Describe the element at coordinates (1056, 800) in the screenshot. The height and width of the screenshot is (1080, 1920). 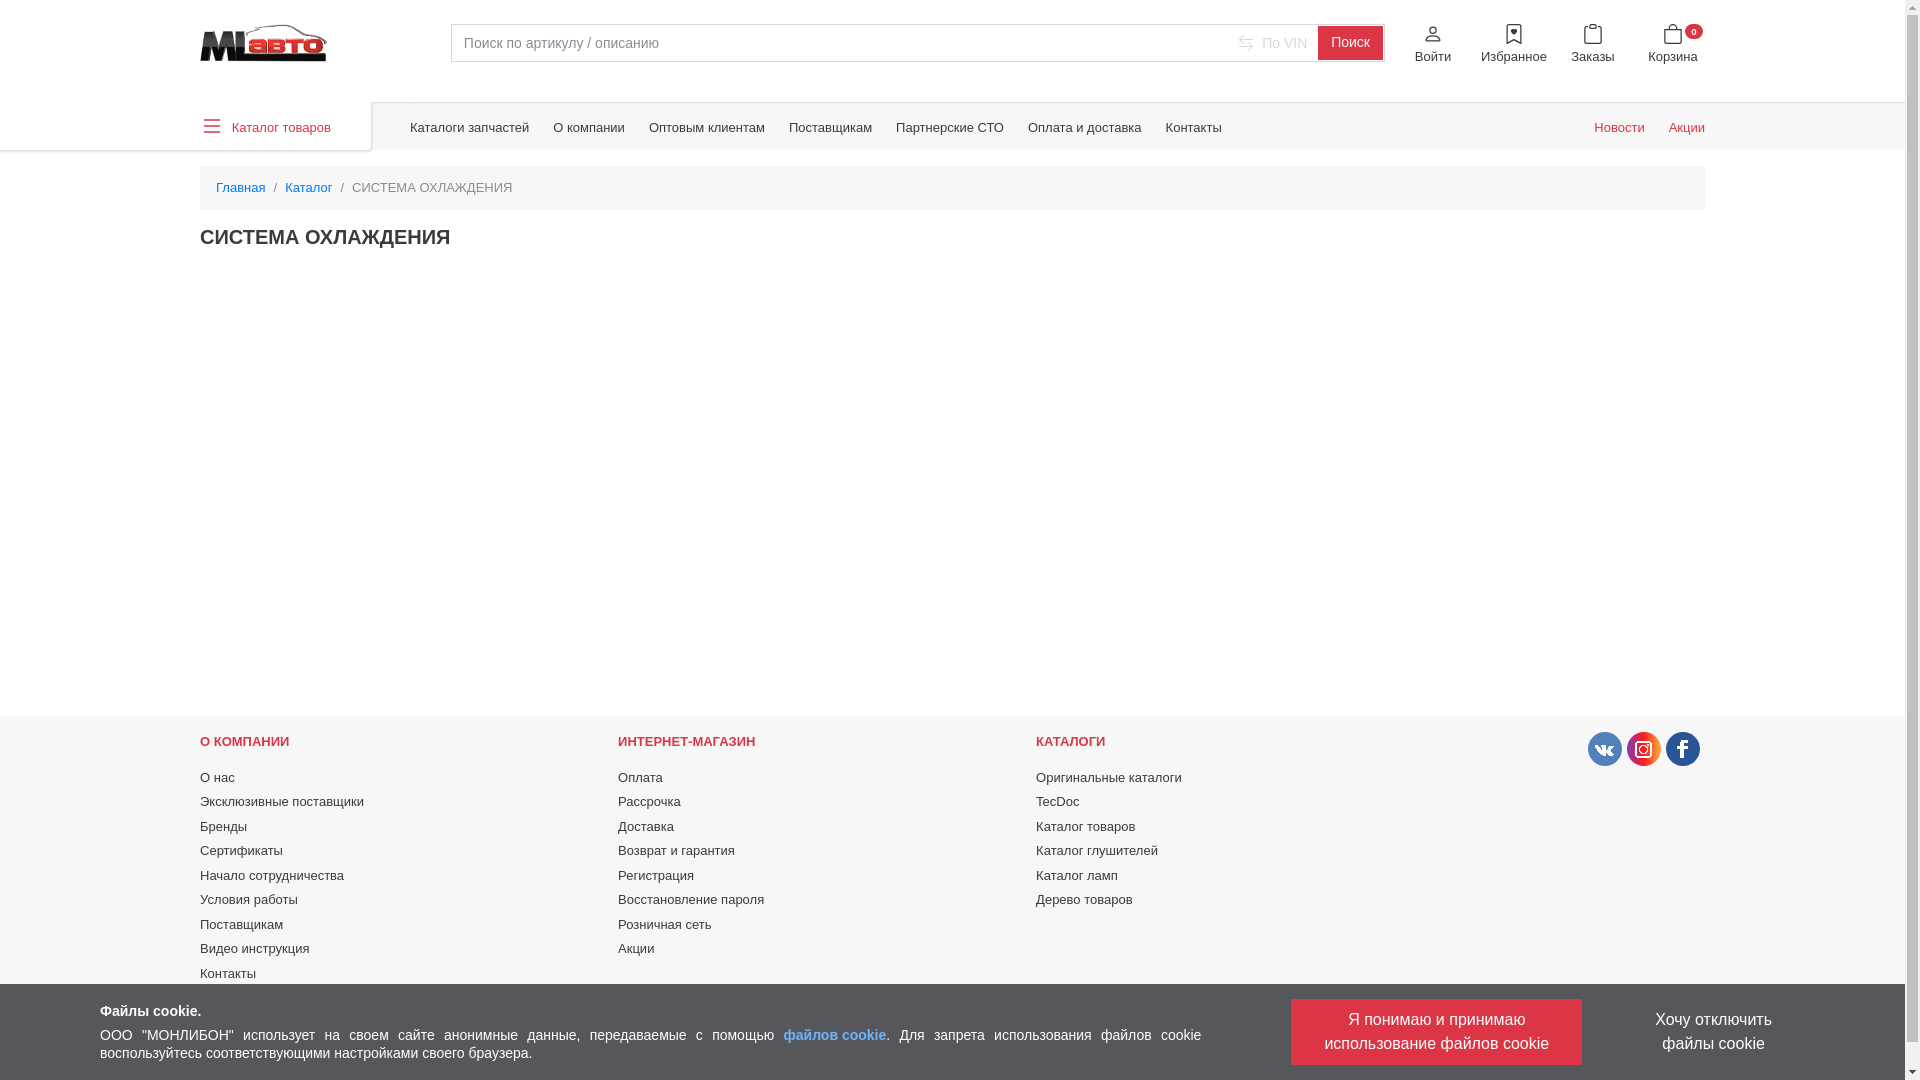
I see `'TecDoc'` at that location.